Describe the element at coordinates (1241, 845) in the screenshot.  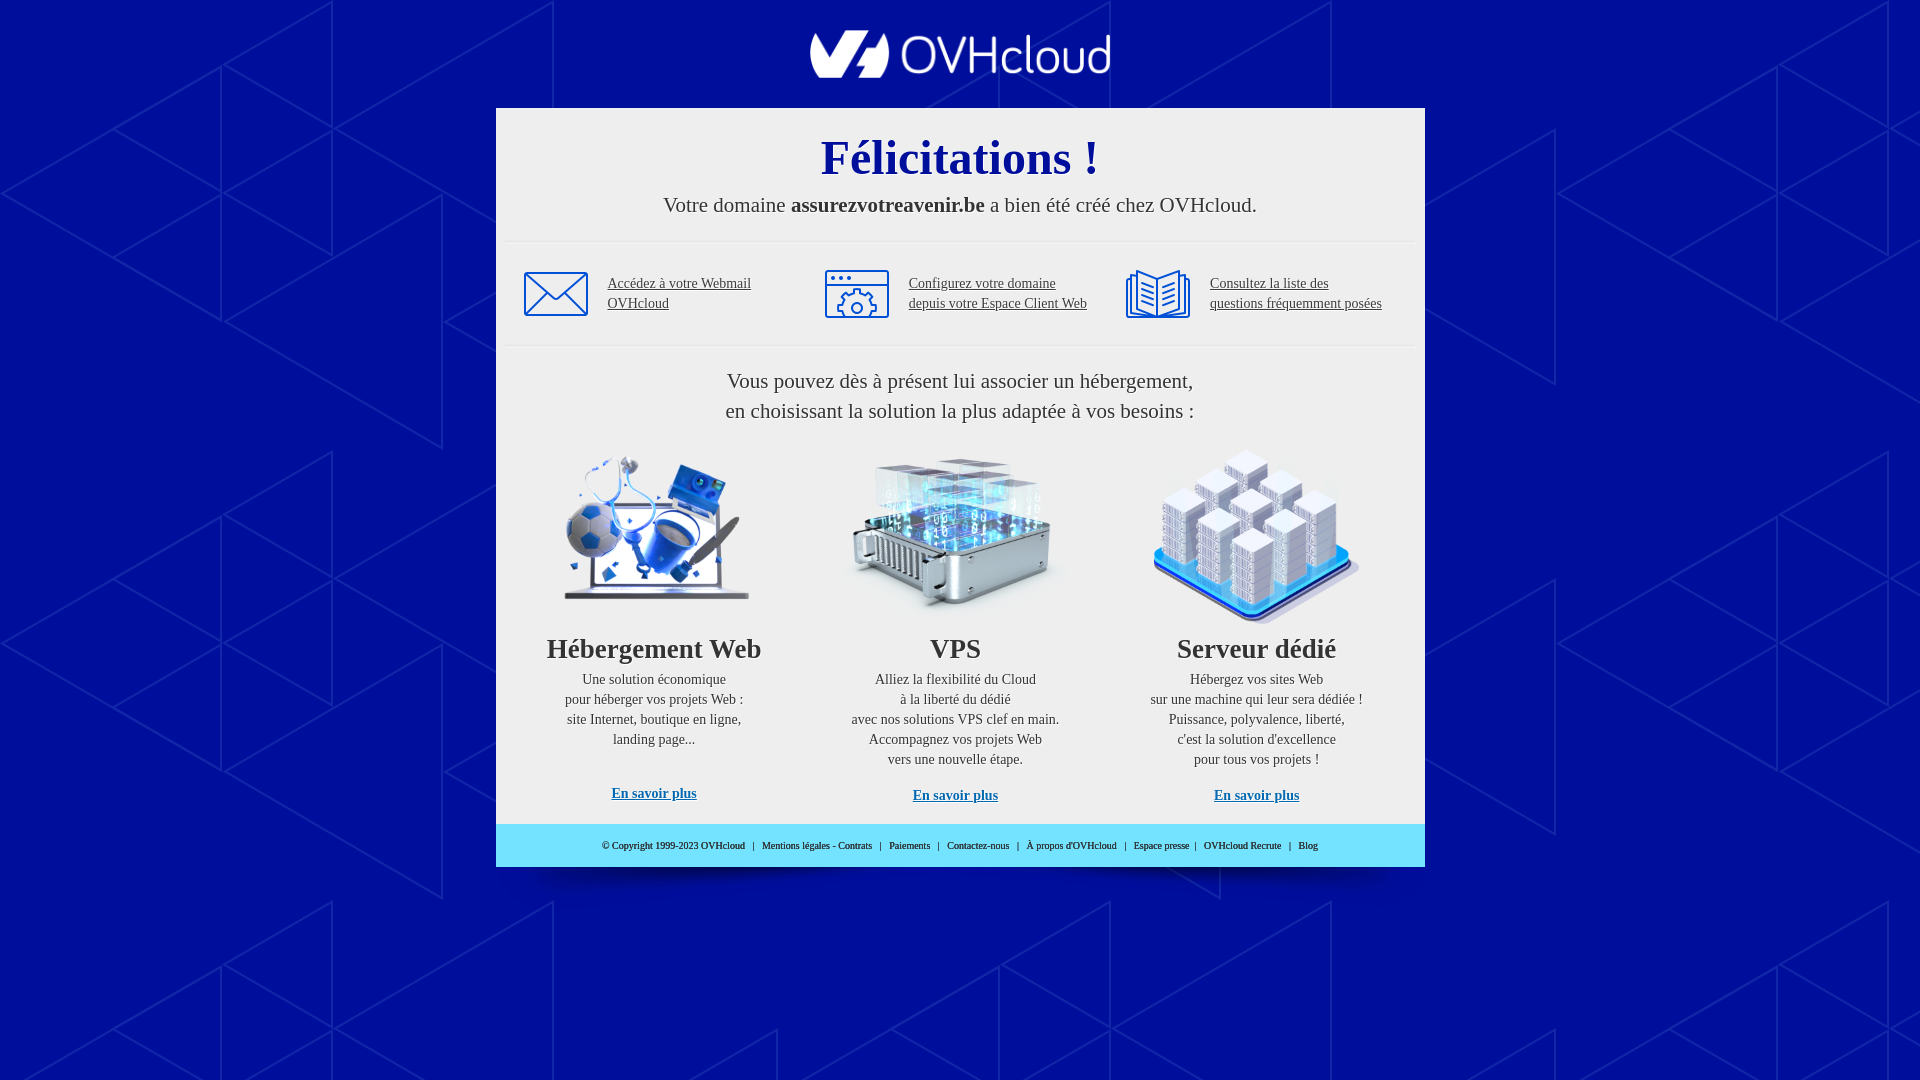
I see `'OVHcloud Recrute'` at that location.